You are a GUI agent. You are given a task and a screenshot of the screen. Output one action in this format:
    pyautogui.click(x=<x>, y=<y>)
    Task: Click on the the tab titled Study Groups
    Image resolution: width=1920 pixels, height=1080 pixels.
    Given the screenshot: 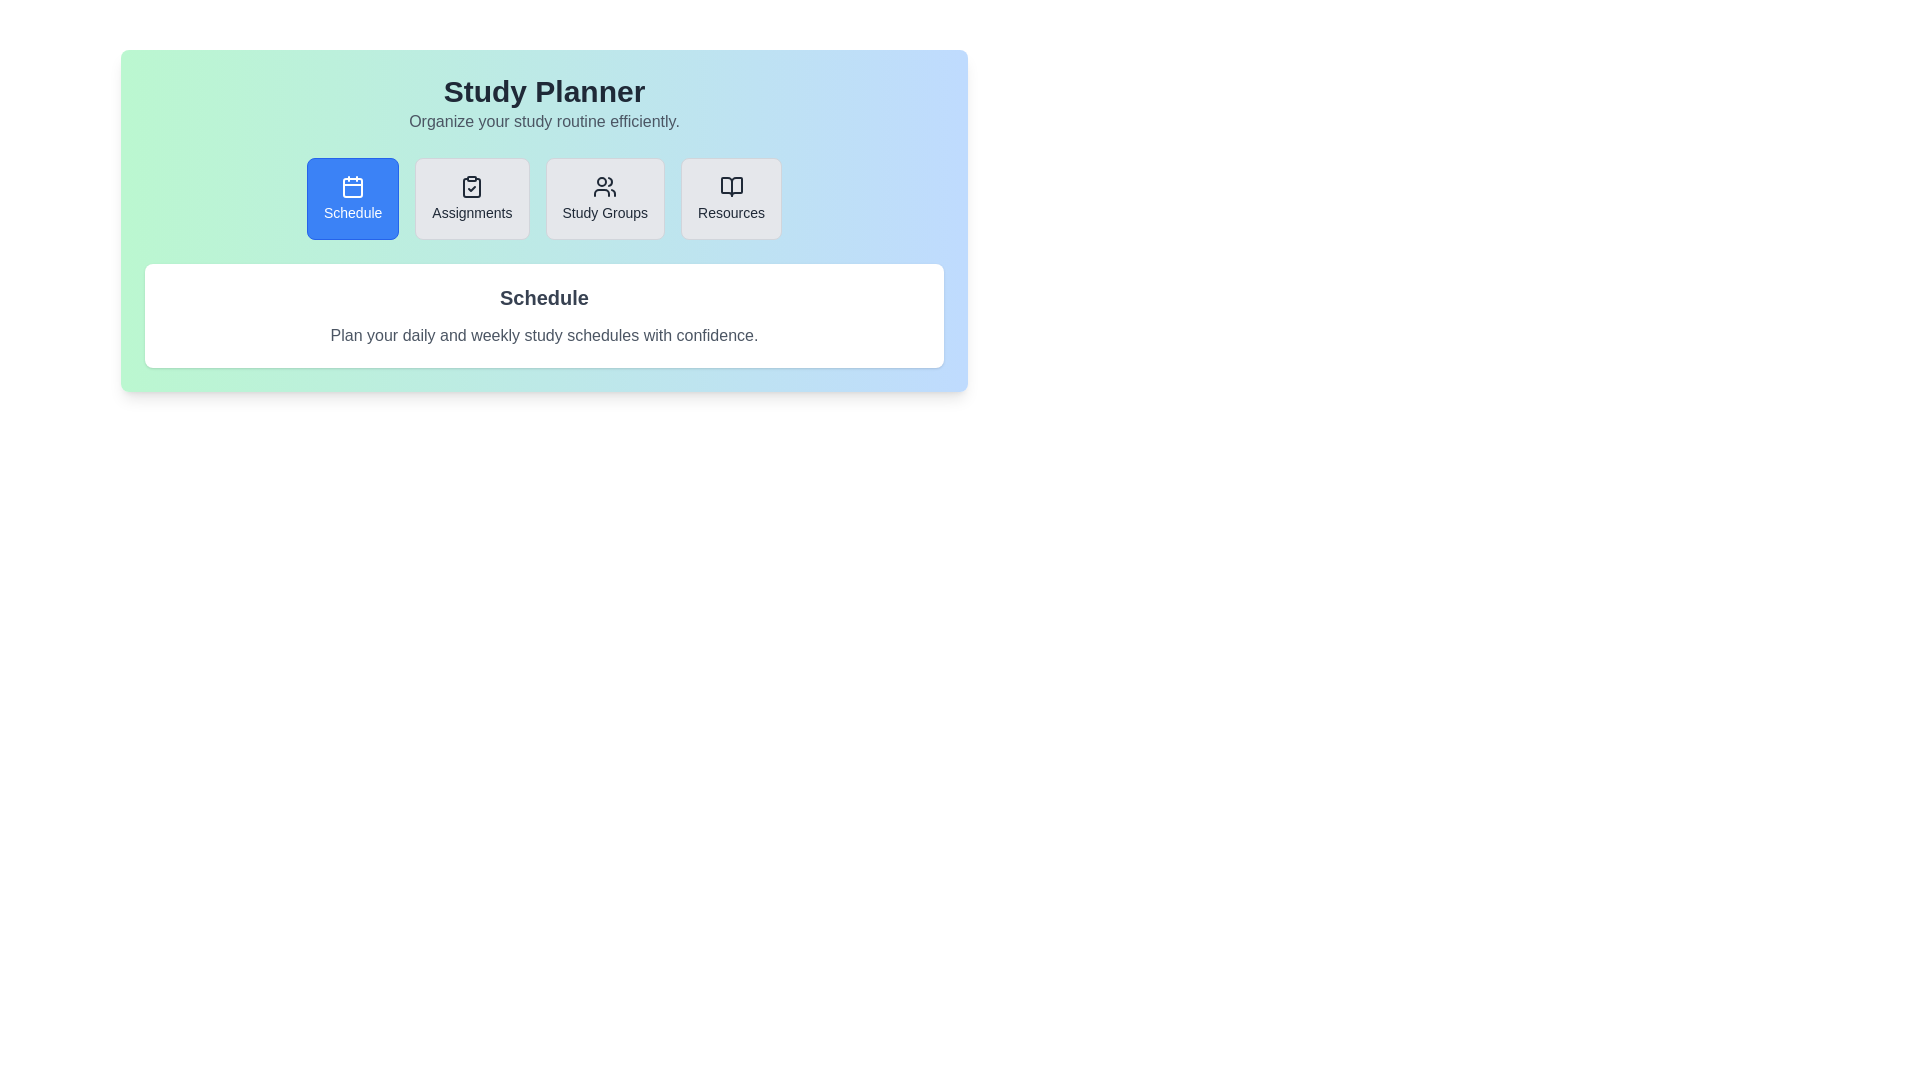 What is the action you would take?
    pyautogui.click(x=603, y=199)
    